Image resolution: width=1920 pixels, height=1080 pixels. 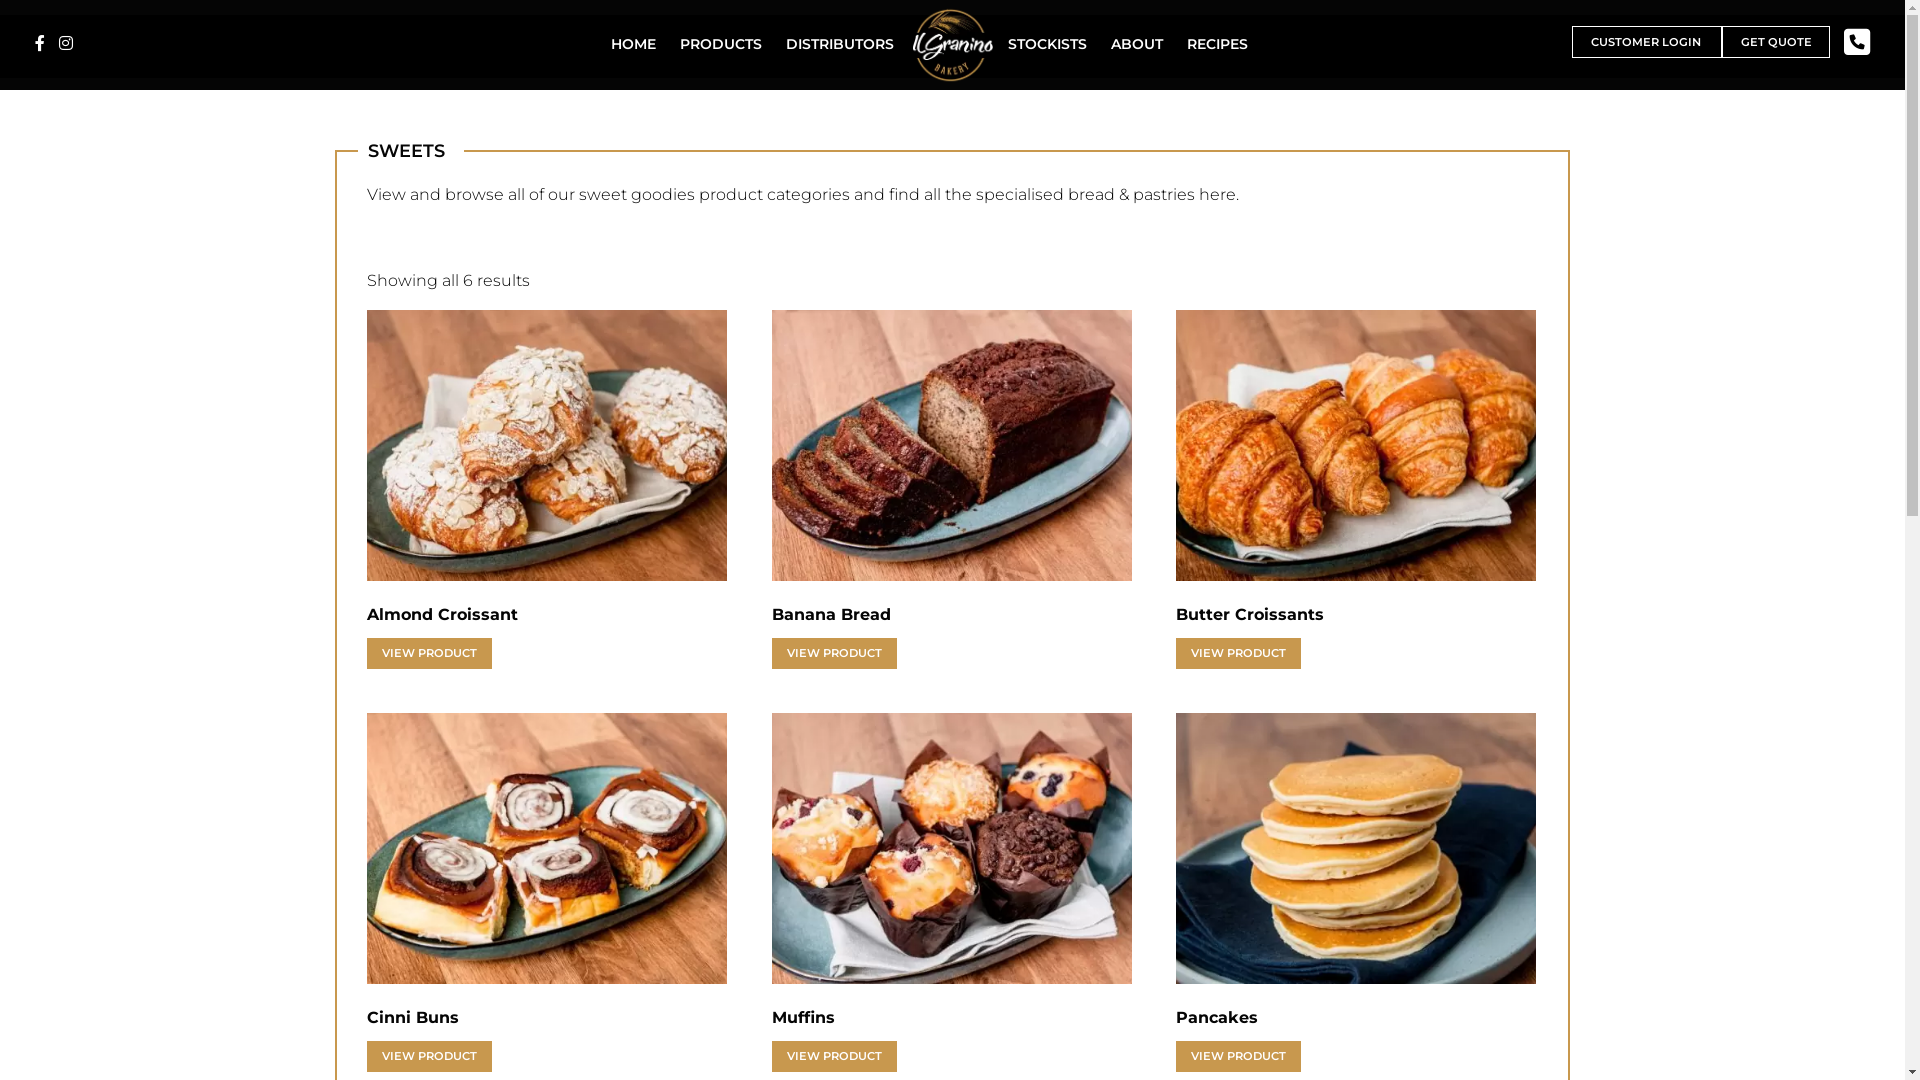 What do you see at coordinates (0, 0) in the screenshot?
I see `'Skip to main content'` at bounding box center [0, 0].